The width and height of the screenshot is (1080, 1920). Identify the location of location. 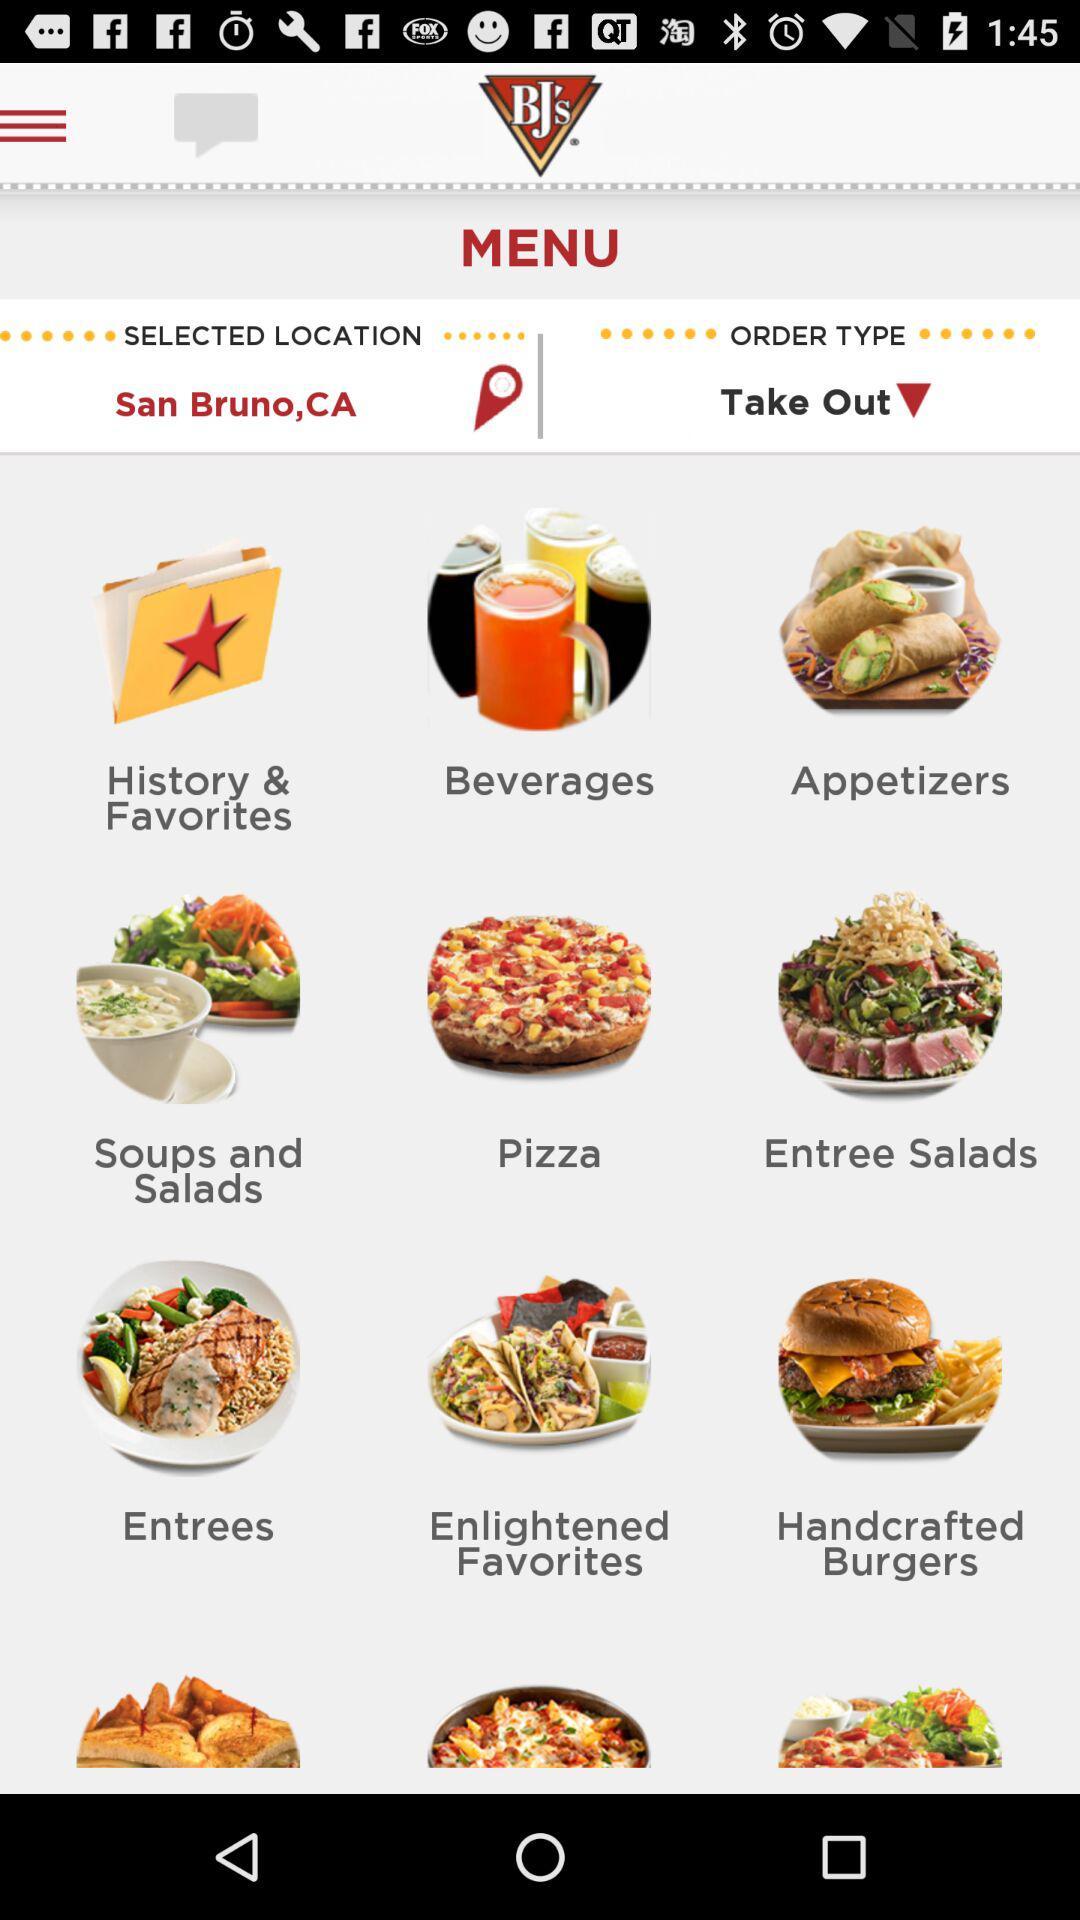
(496, 397).